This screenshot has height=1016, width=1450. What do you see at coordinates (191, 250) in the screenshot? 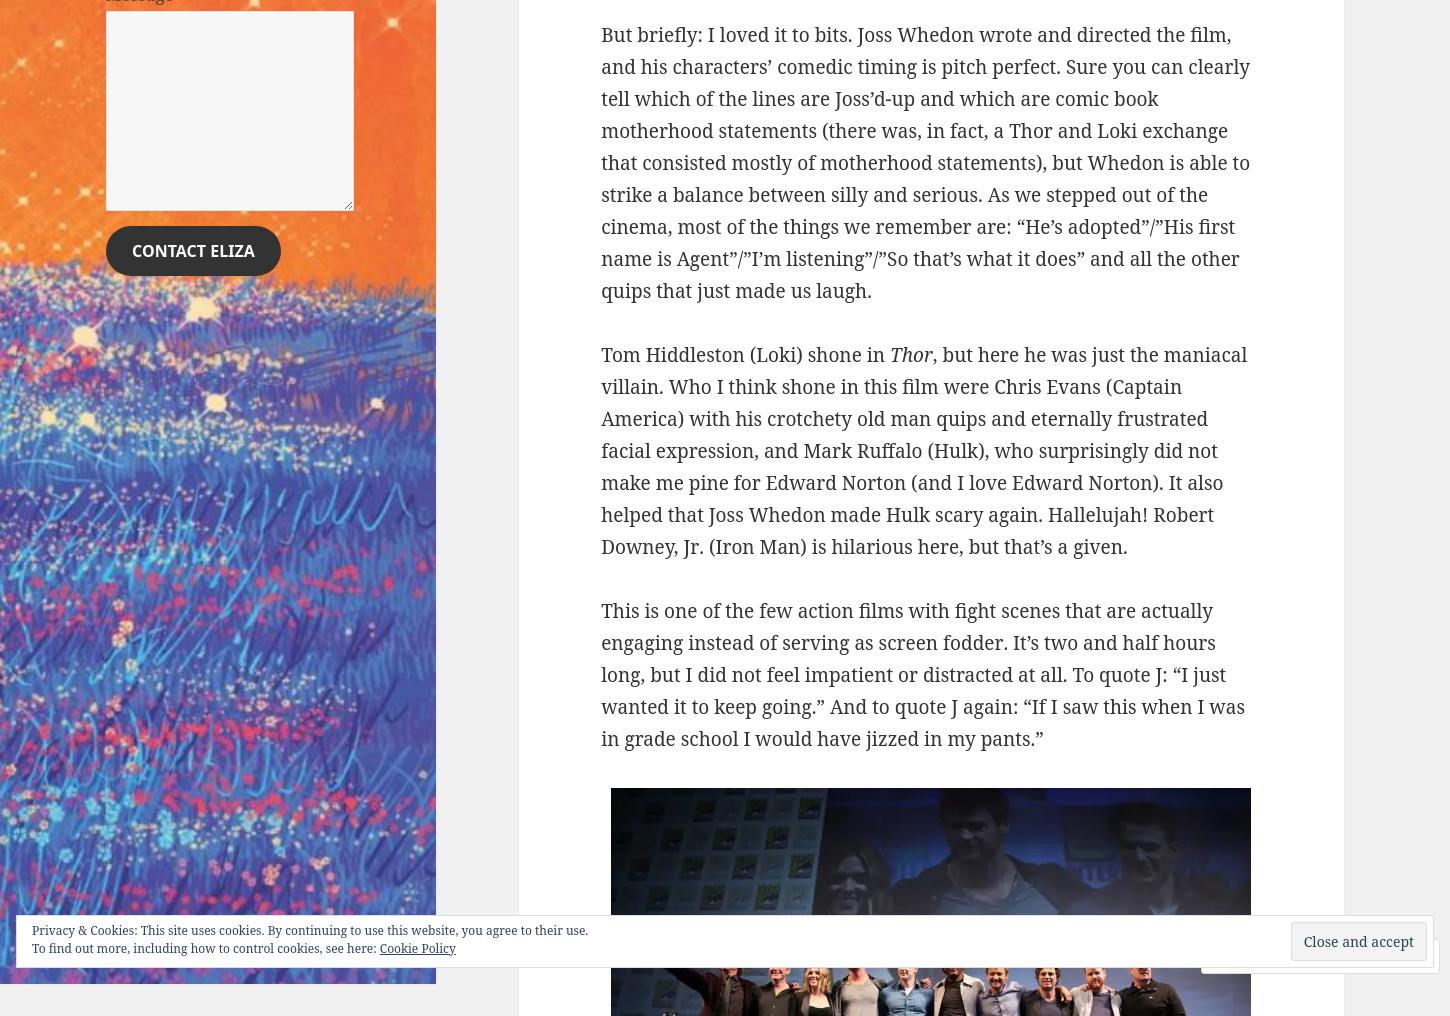
I see `'Contact ELIZA'` at bounding box center [191, 250].